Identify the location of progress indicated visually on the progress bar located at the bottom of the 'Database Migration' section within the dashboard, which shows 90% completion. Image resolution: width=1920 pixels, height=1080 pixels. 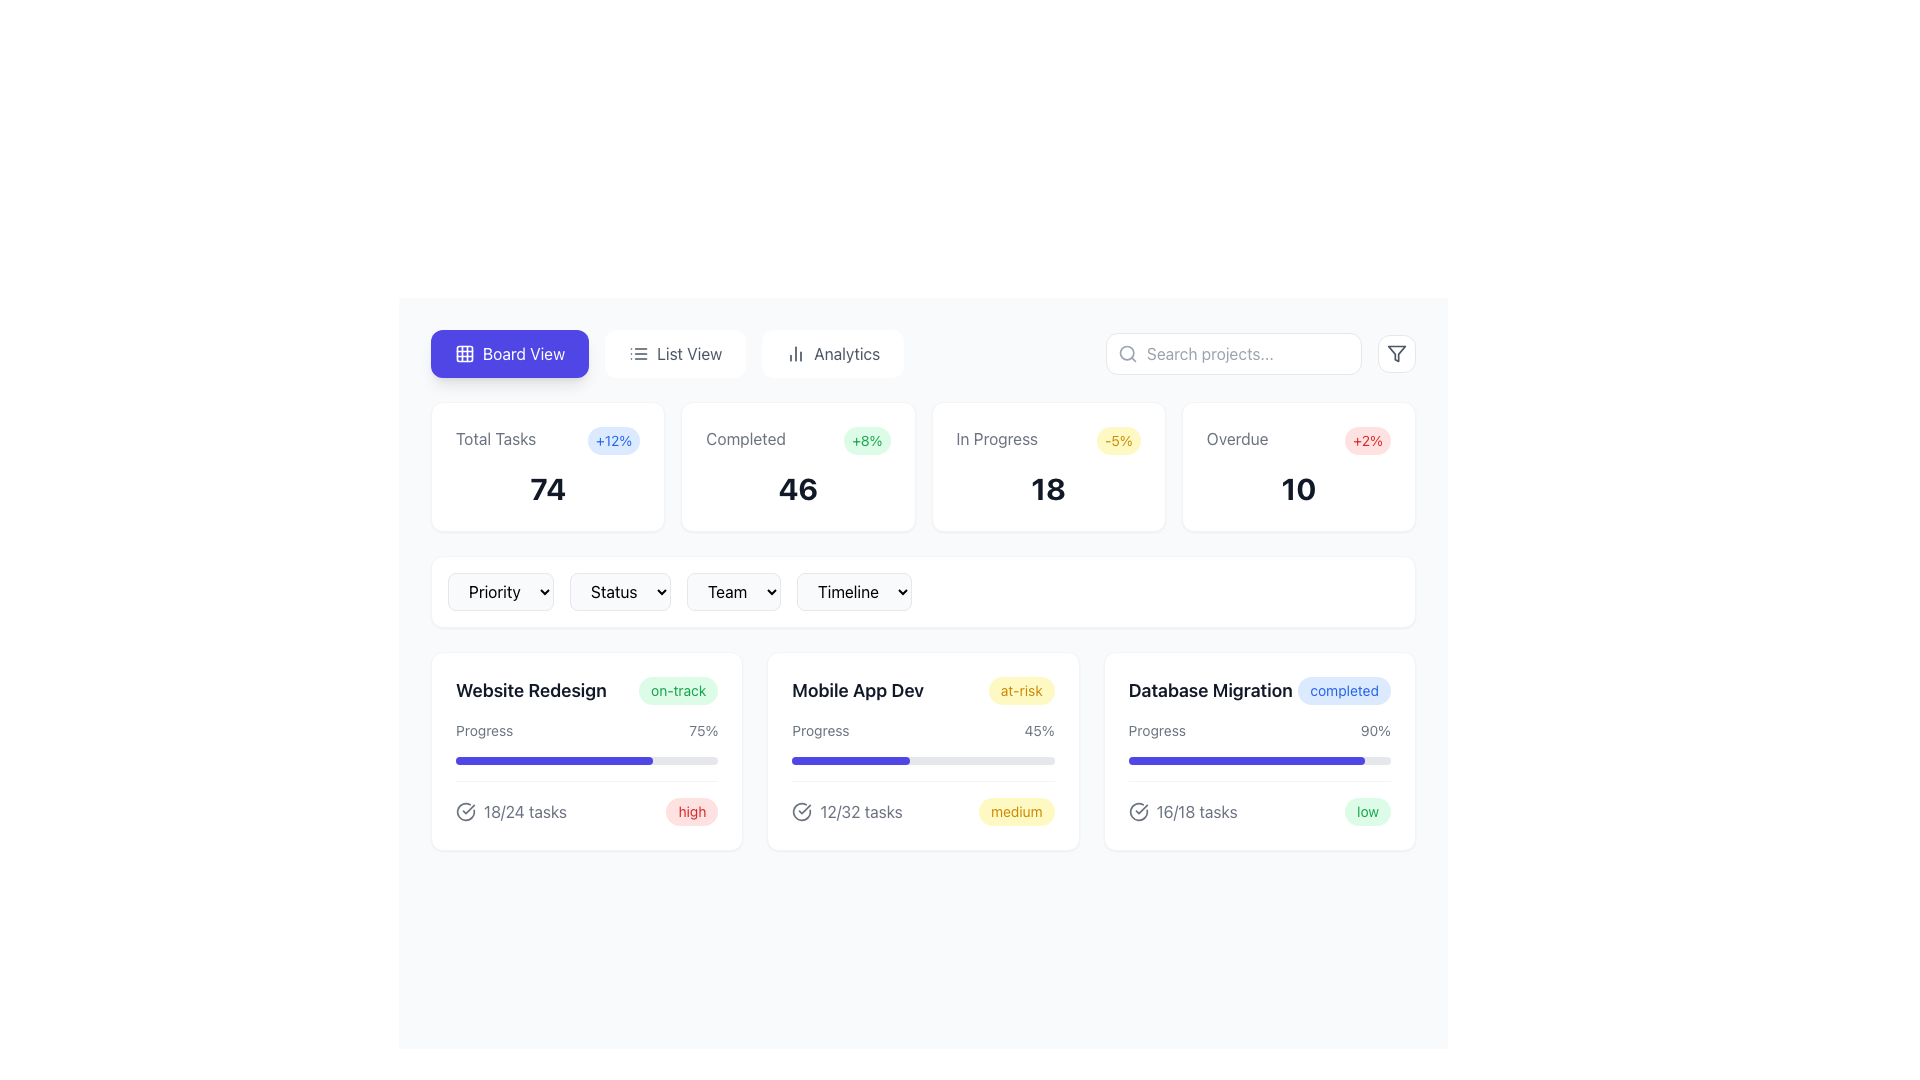
(1245, 760).